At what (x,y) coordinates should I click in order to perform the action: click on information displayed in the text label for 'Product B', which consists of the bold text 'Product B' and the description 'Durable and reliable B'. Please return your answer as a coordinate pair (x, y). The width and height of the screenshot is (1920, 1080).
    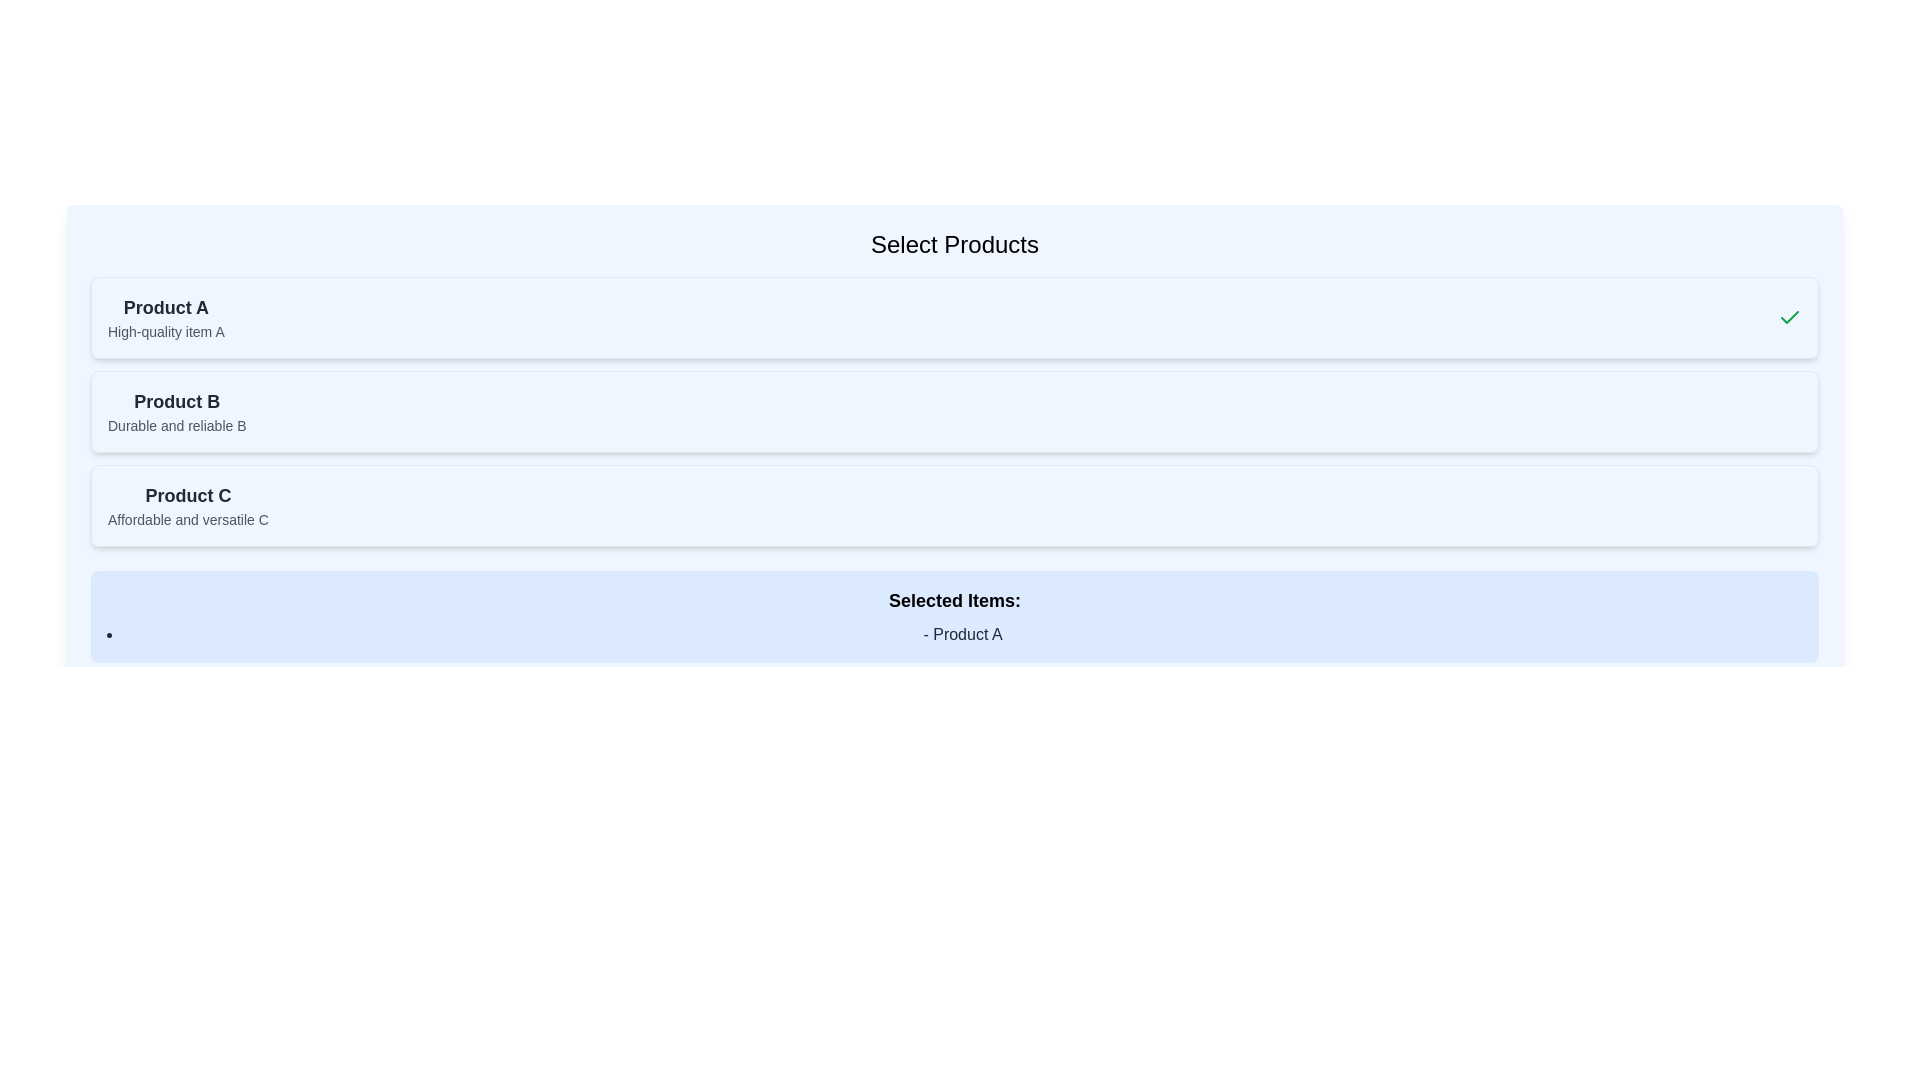
    Looking at the image, I should click on (177, 411).